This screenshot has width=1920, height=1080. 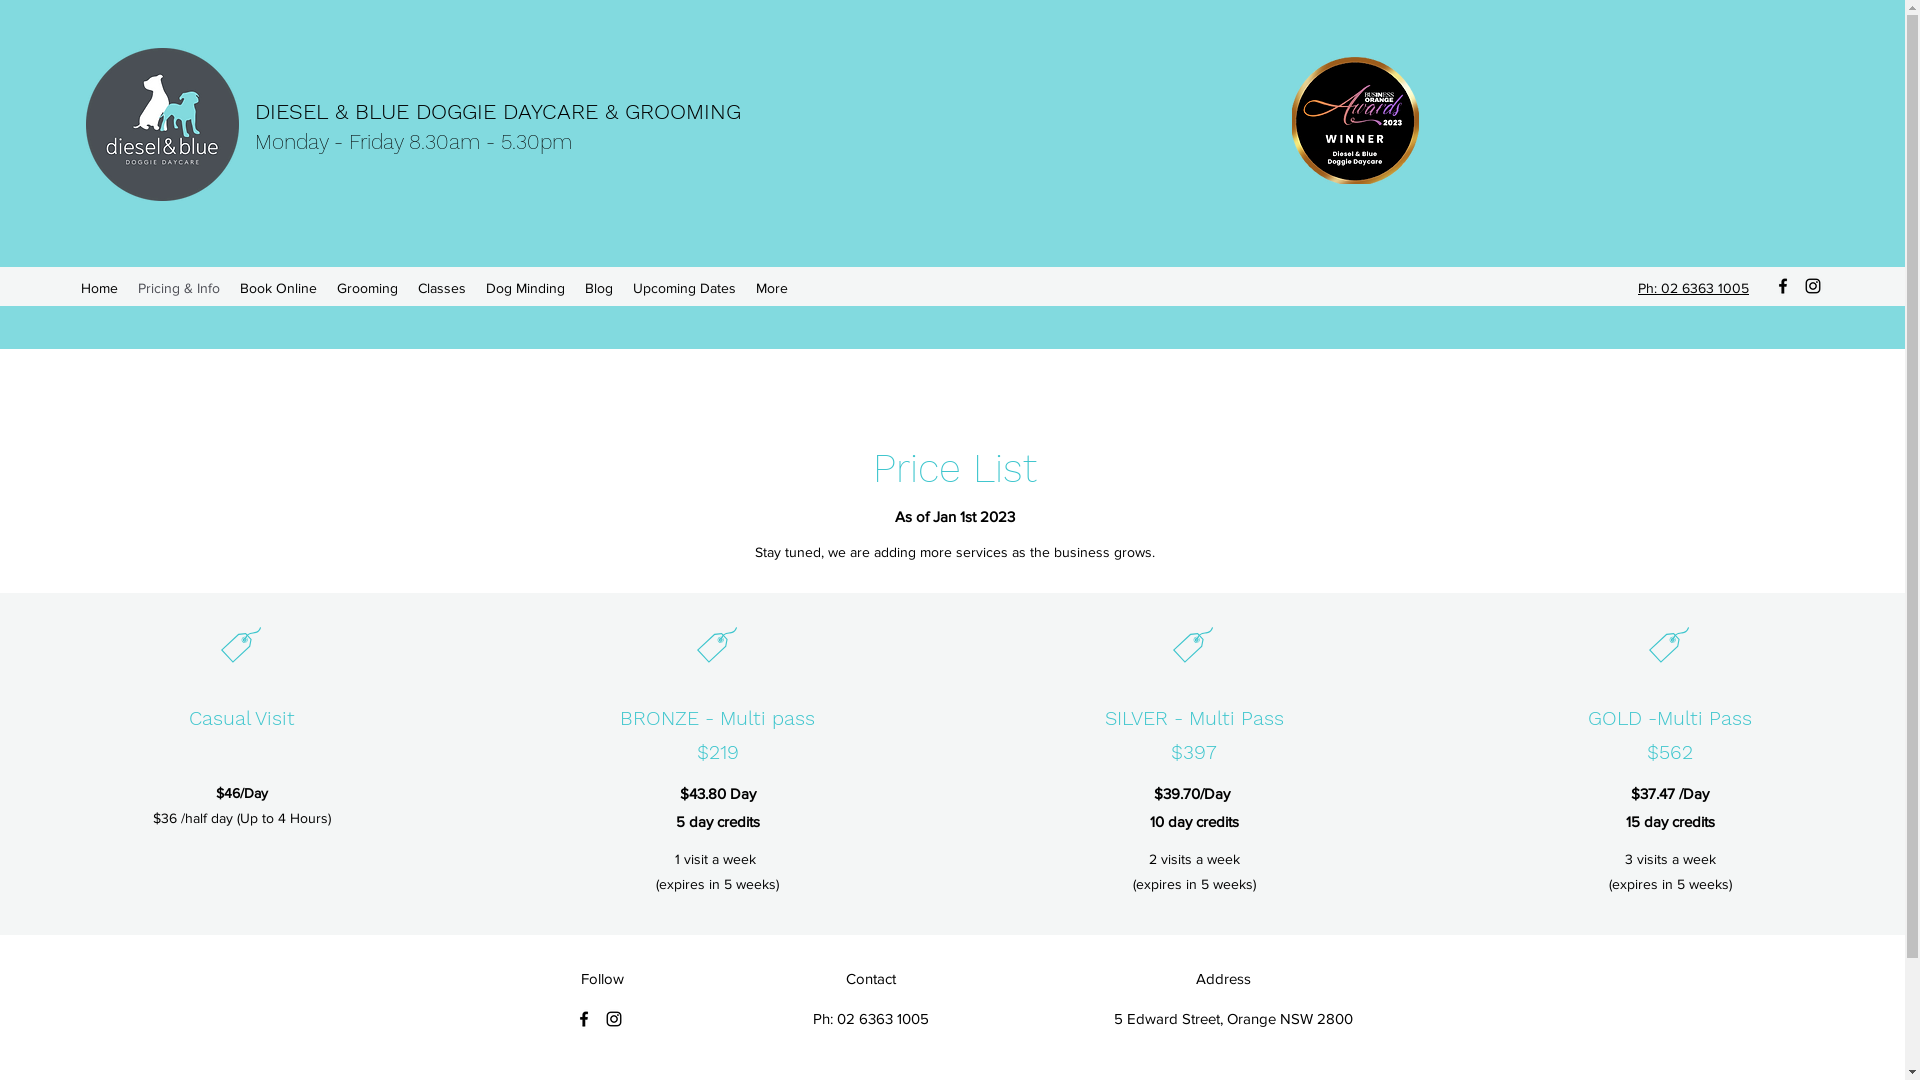 I want to click on 'Book Online', so click(x=277, y=288).